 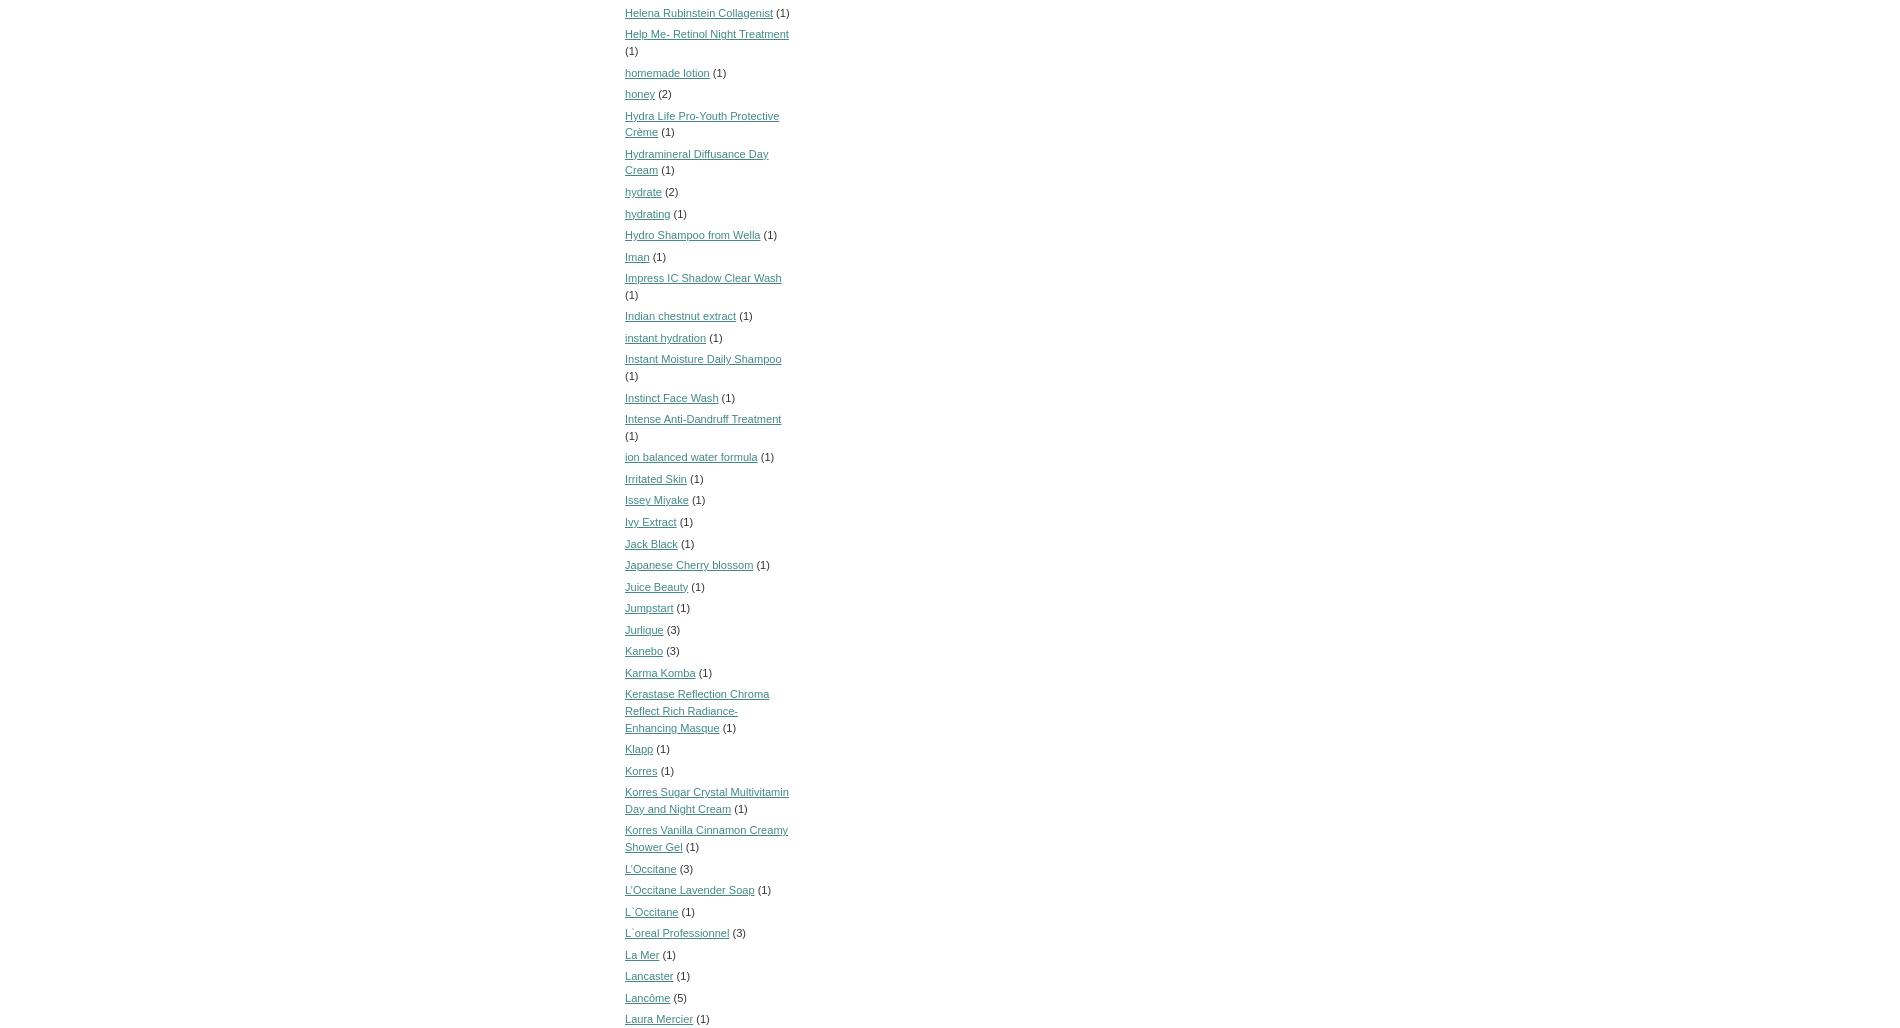 I want to click on 'Kerastase Reflection Chroma Reflect Rich Radiance-Enhancing Masque', so click(x=624, y=709).